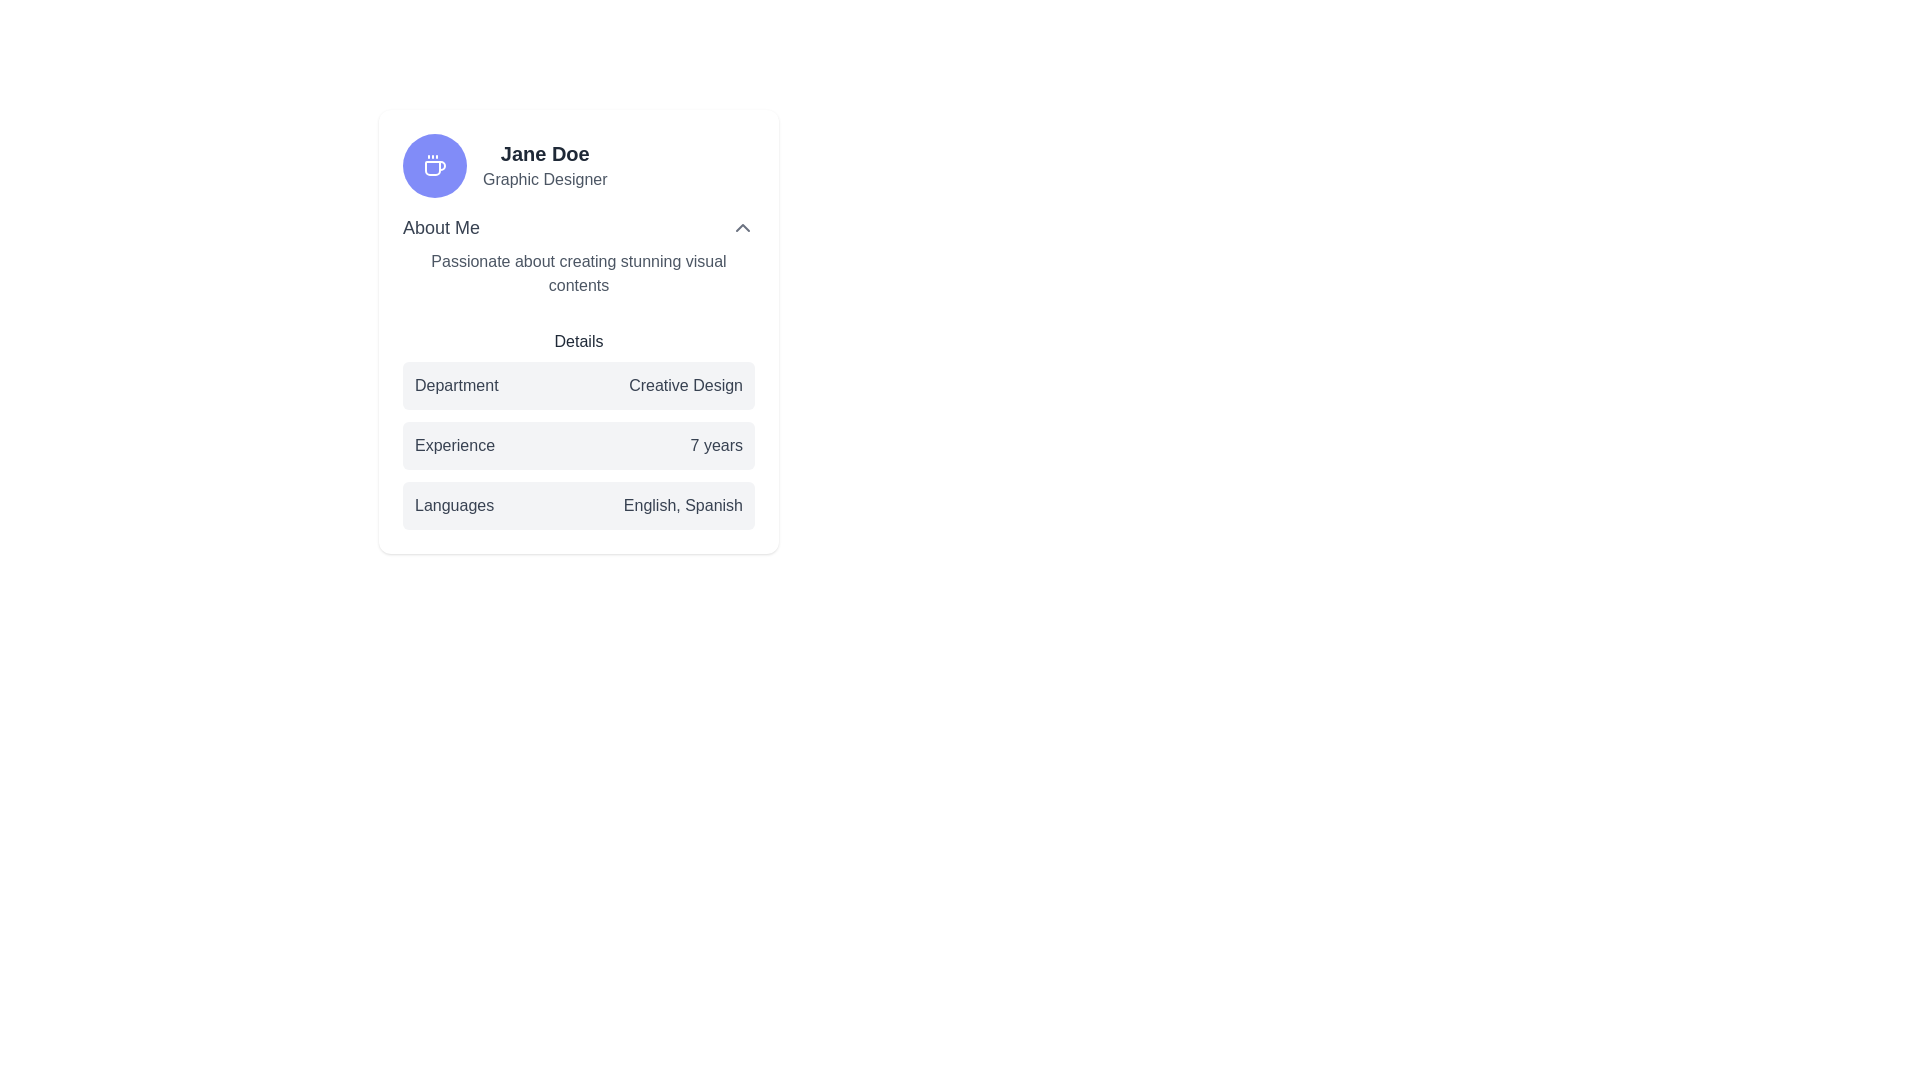  What do you see at coordinates (578, 504) in the screenshot?
I see `the Informational bar, which is the third item in a vertical stack below 'Department' and 'Experience'` at bounding box center [578, 504].